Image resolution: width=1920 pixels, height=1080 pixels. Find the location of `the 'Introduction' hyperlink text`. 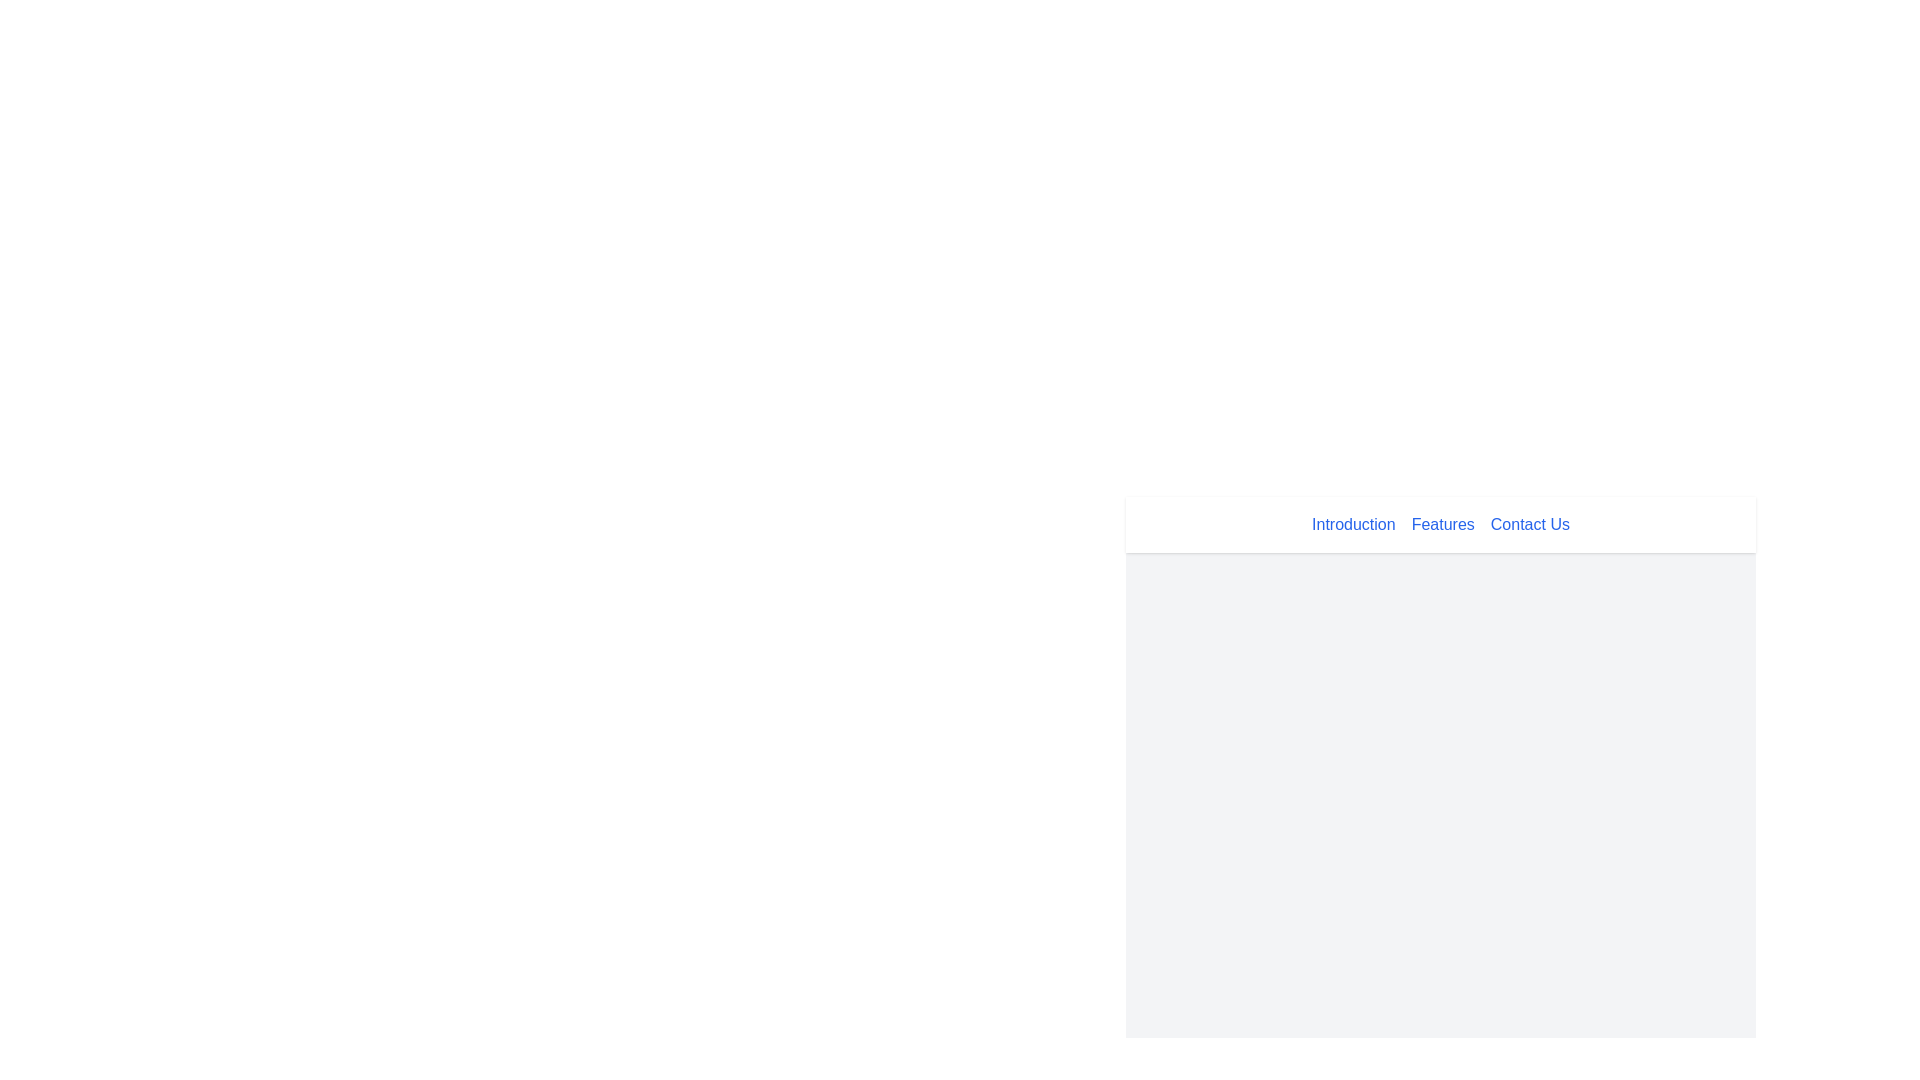

the 'Introduction' hyperlink text is located at coordinates (1353, 523).